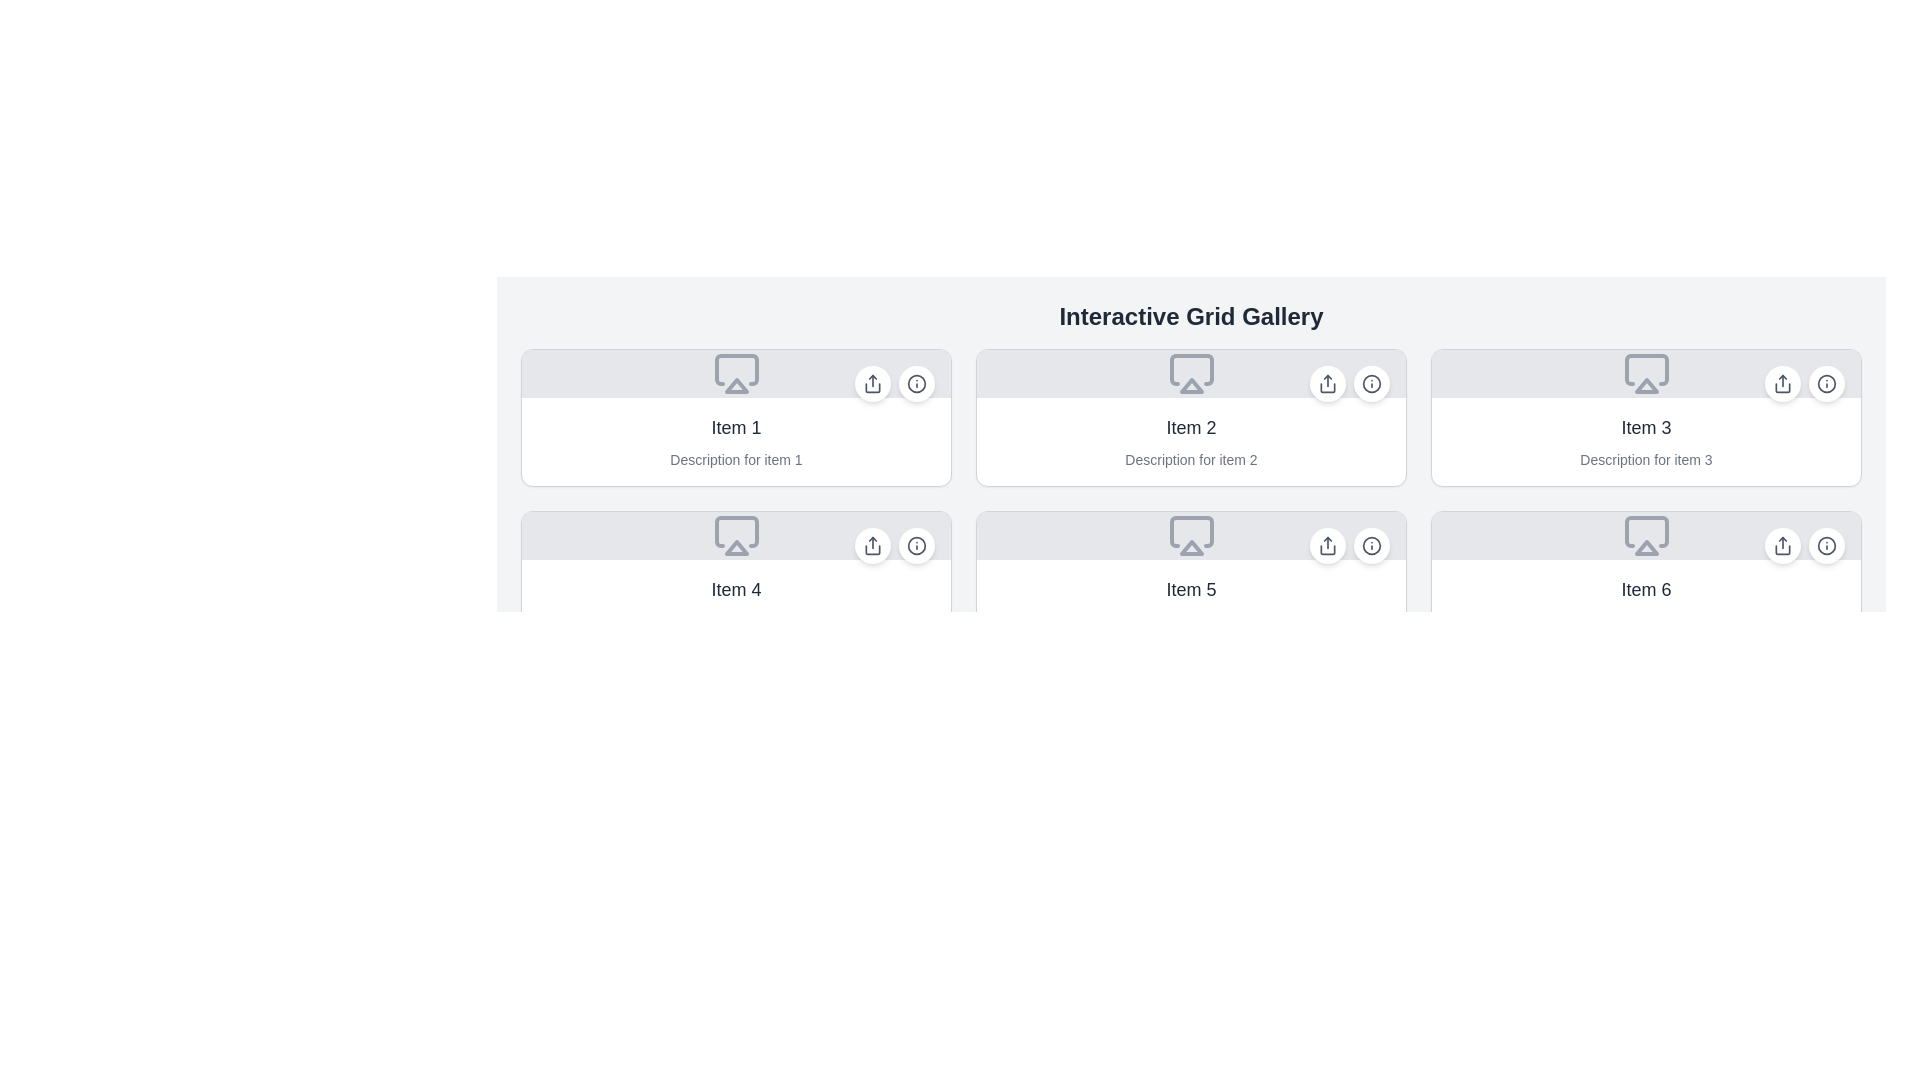  What do you see at coordinates (735, 535) in the screenshot?
I see `the Media placeholder located in the upper region of the fourth card labeled 'Item 4', which is centered horizontally above the text 'Item 4' and 'Description for item 4'` at bounding box center [735, 535].